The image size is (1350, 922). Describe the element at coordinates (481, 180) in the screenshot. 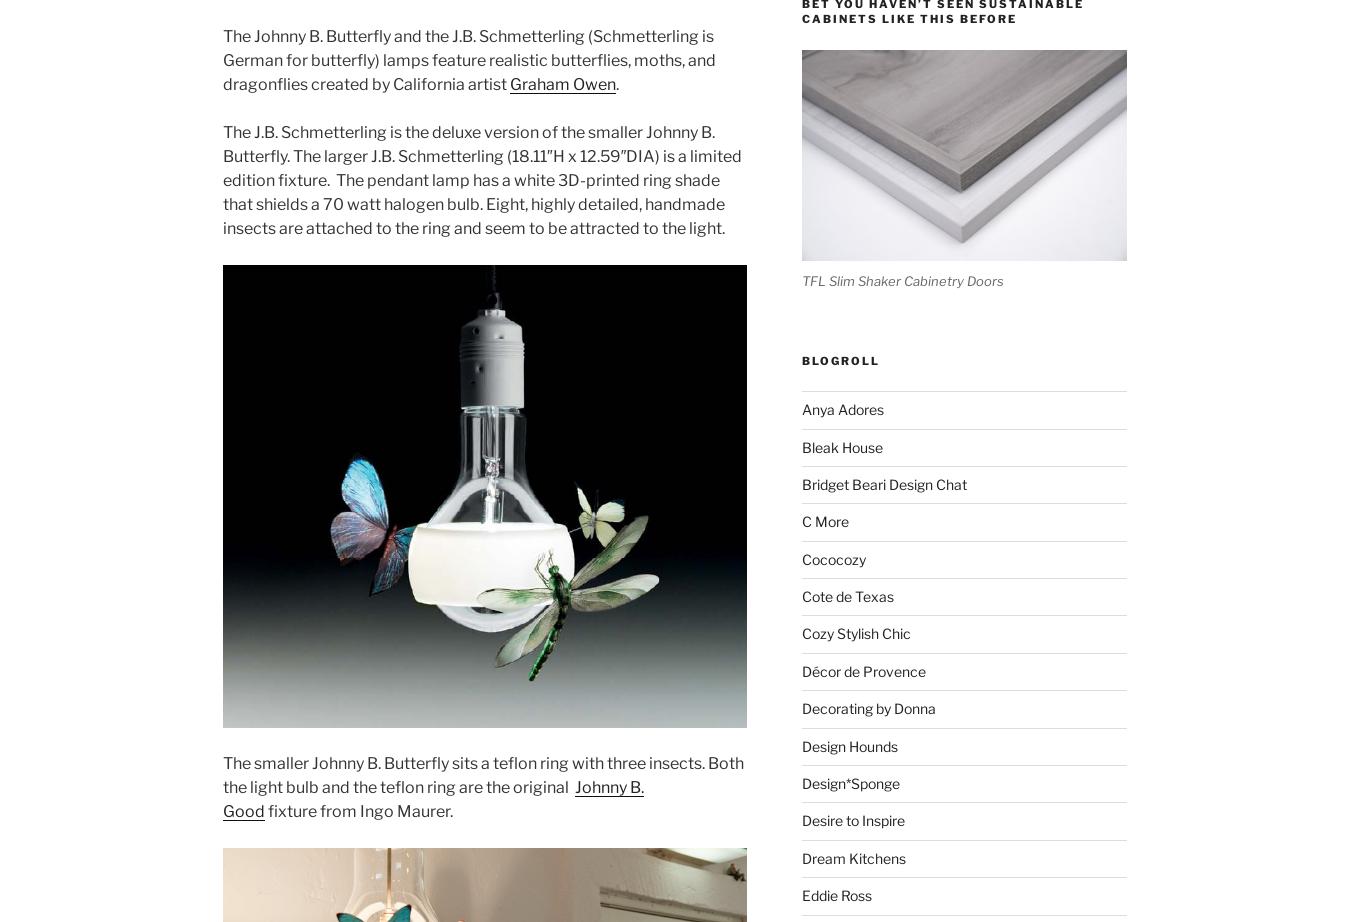

I see `'The J.B. Schmetterling is the deluxe version of the smaller Johnny B. Butterfly. The larger J.B. Schmetterling (18.11″H x 12.59″DIA) is a limited edition fixture.  The pendant lamp has a white 3D-printed ring shade that shields a 70 watt halogen bulb. Eight, highly detailed, handmade insects are attached to the ring and seem to be attracted to the light.'` at that location.